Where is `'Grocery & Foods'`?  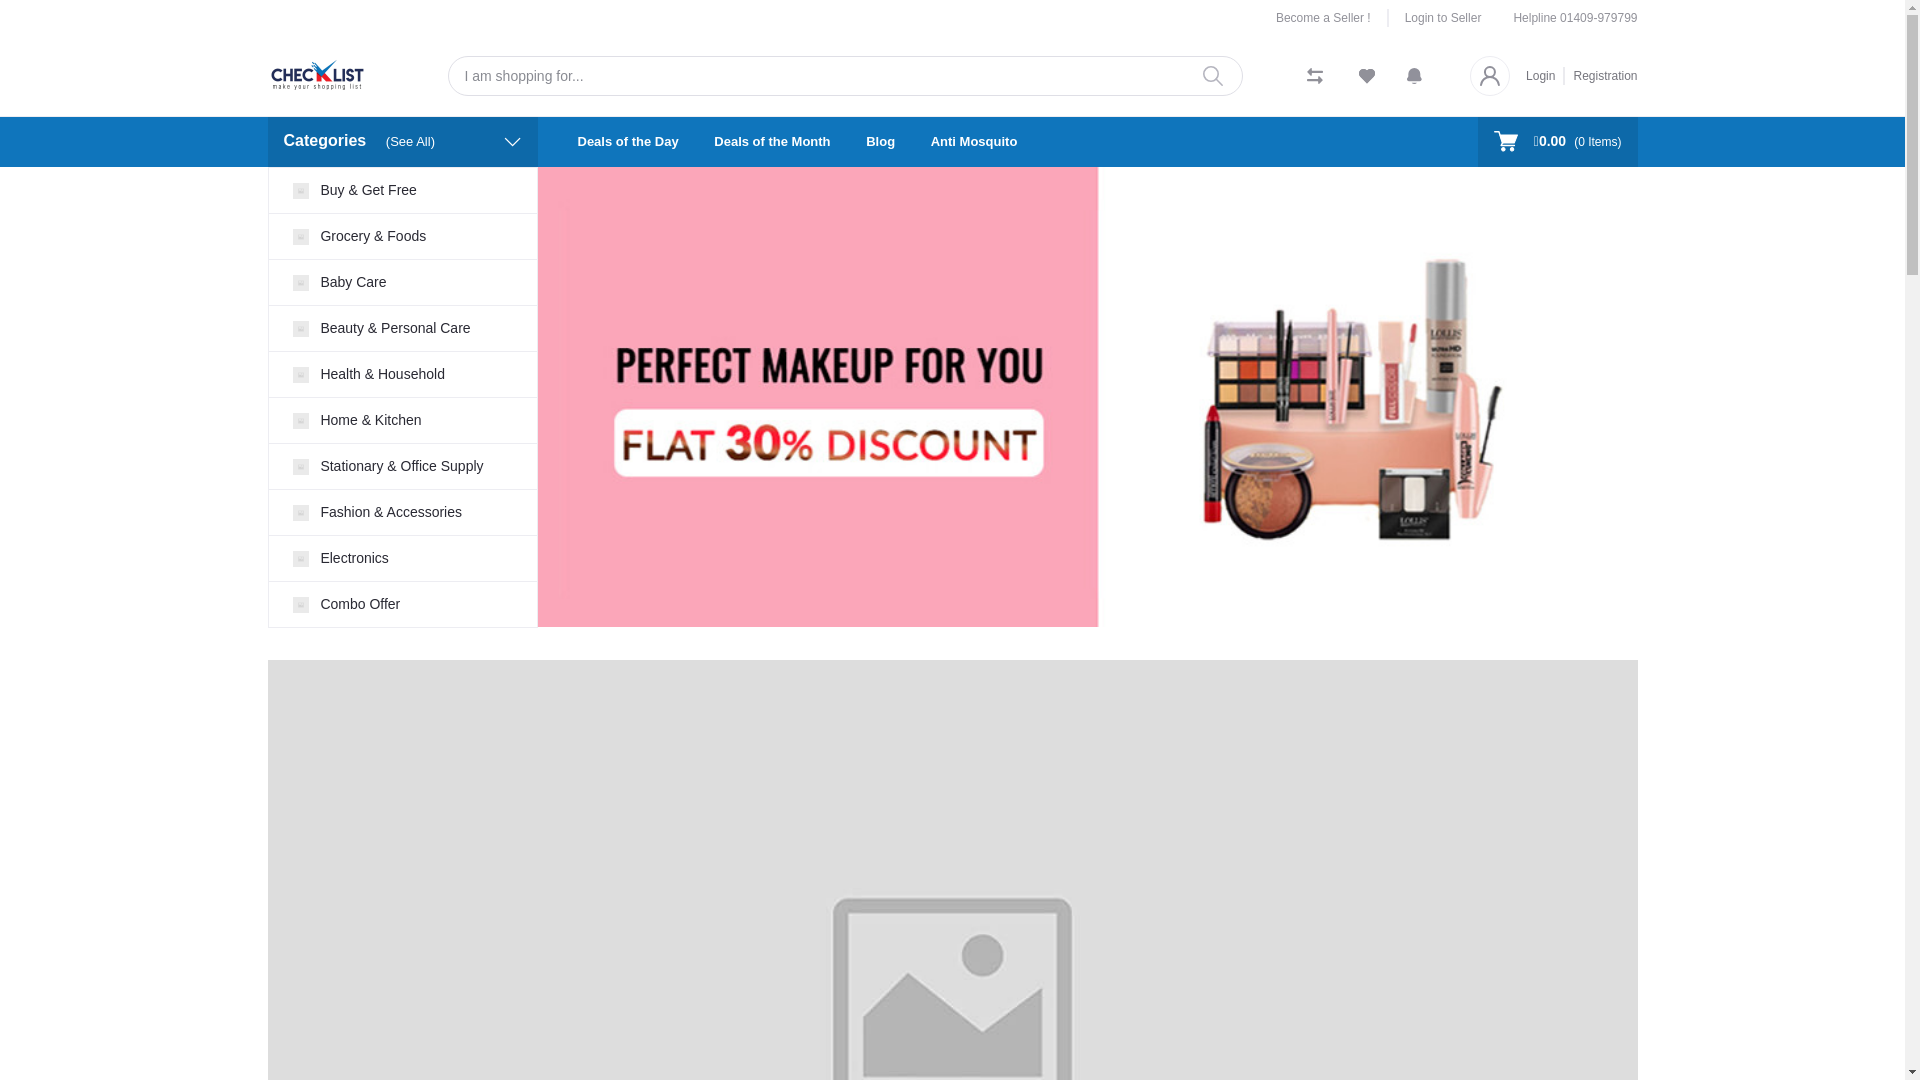 'Grocery & Foods' is located at coordinates (267, 235).